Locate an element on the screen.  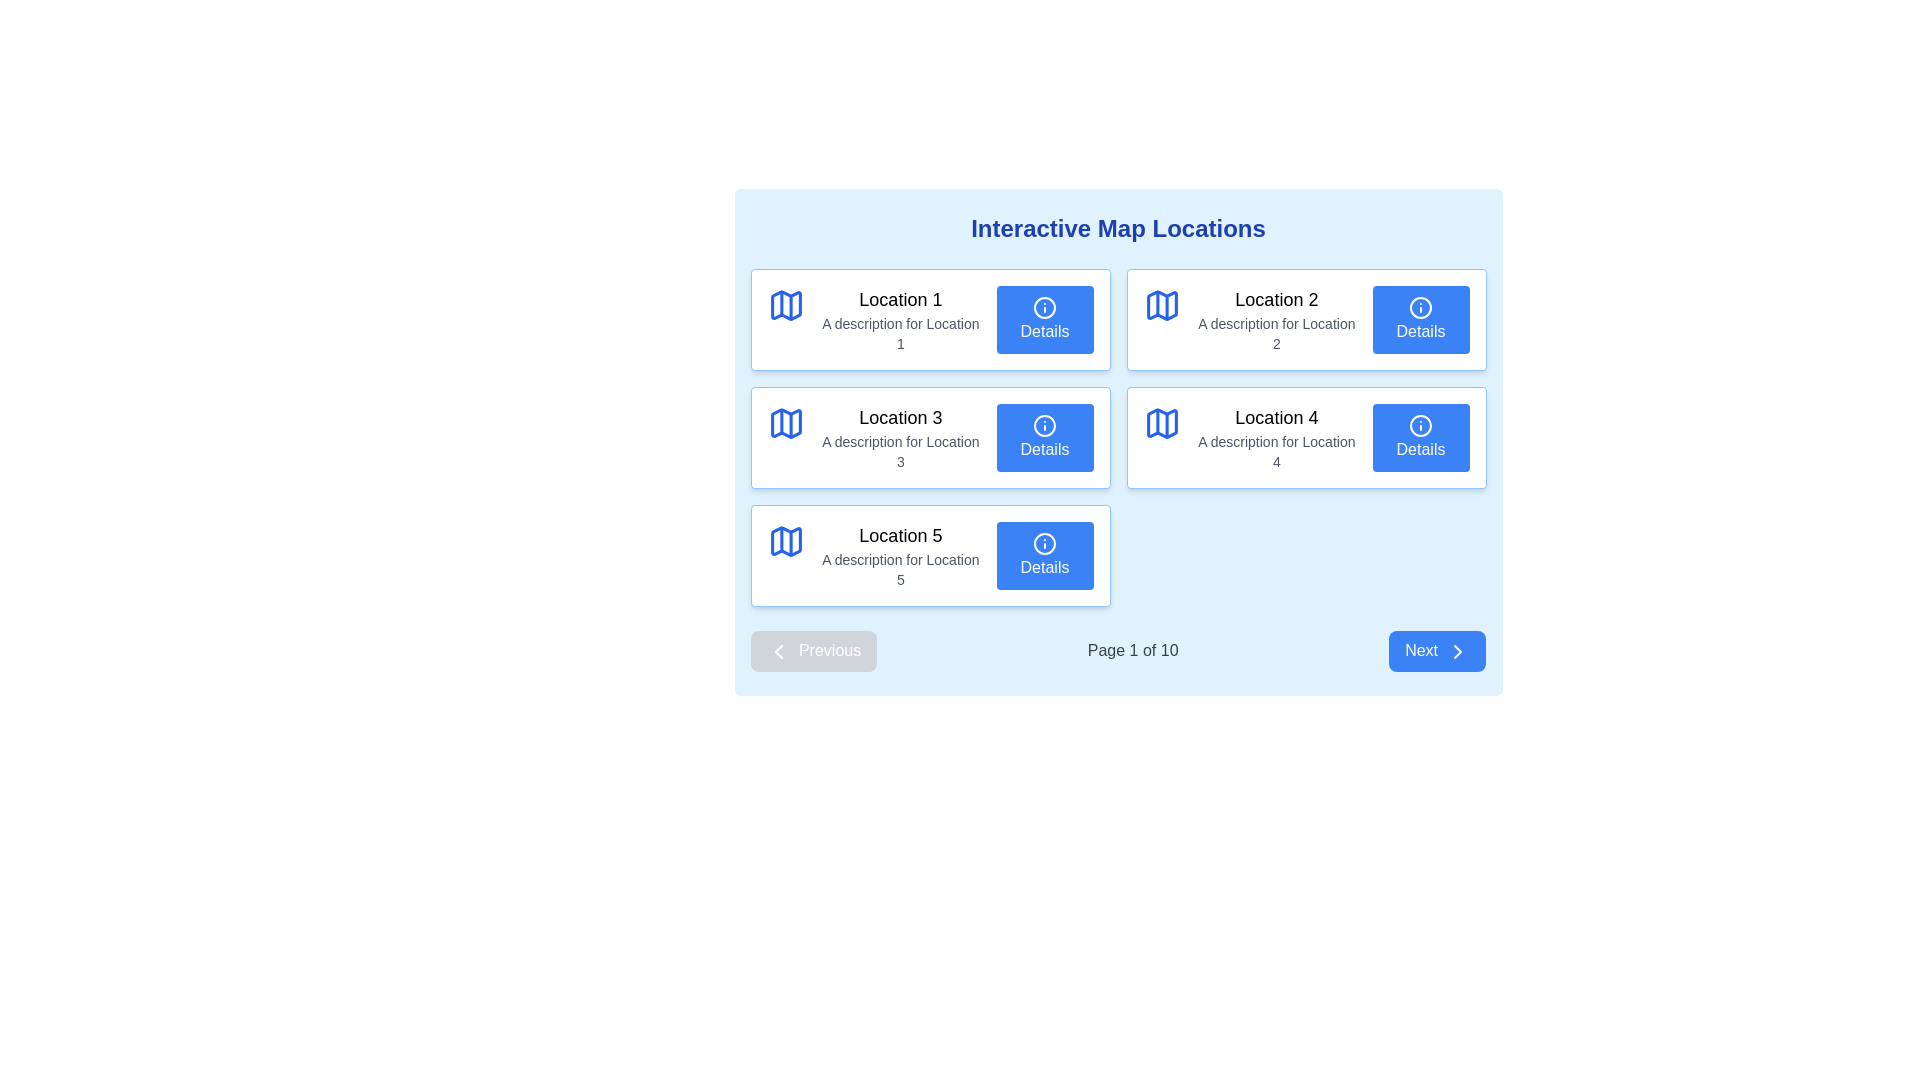
the blue map icon representing 'Location 4' in the 'Interactive Map Locations' interface, which is styled as a folded map and located to the left of the text 'Location 4' is located at coordinates (1162, 423).